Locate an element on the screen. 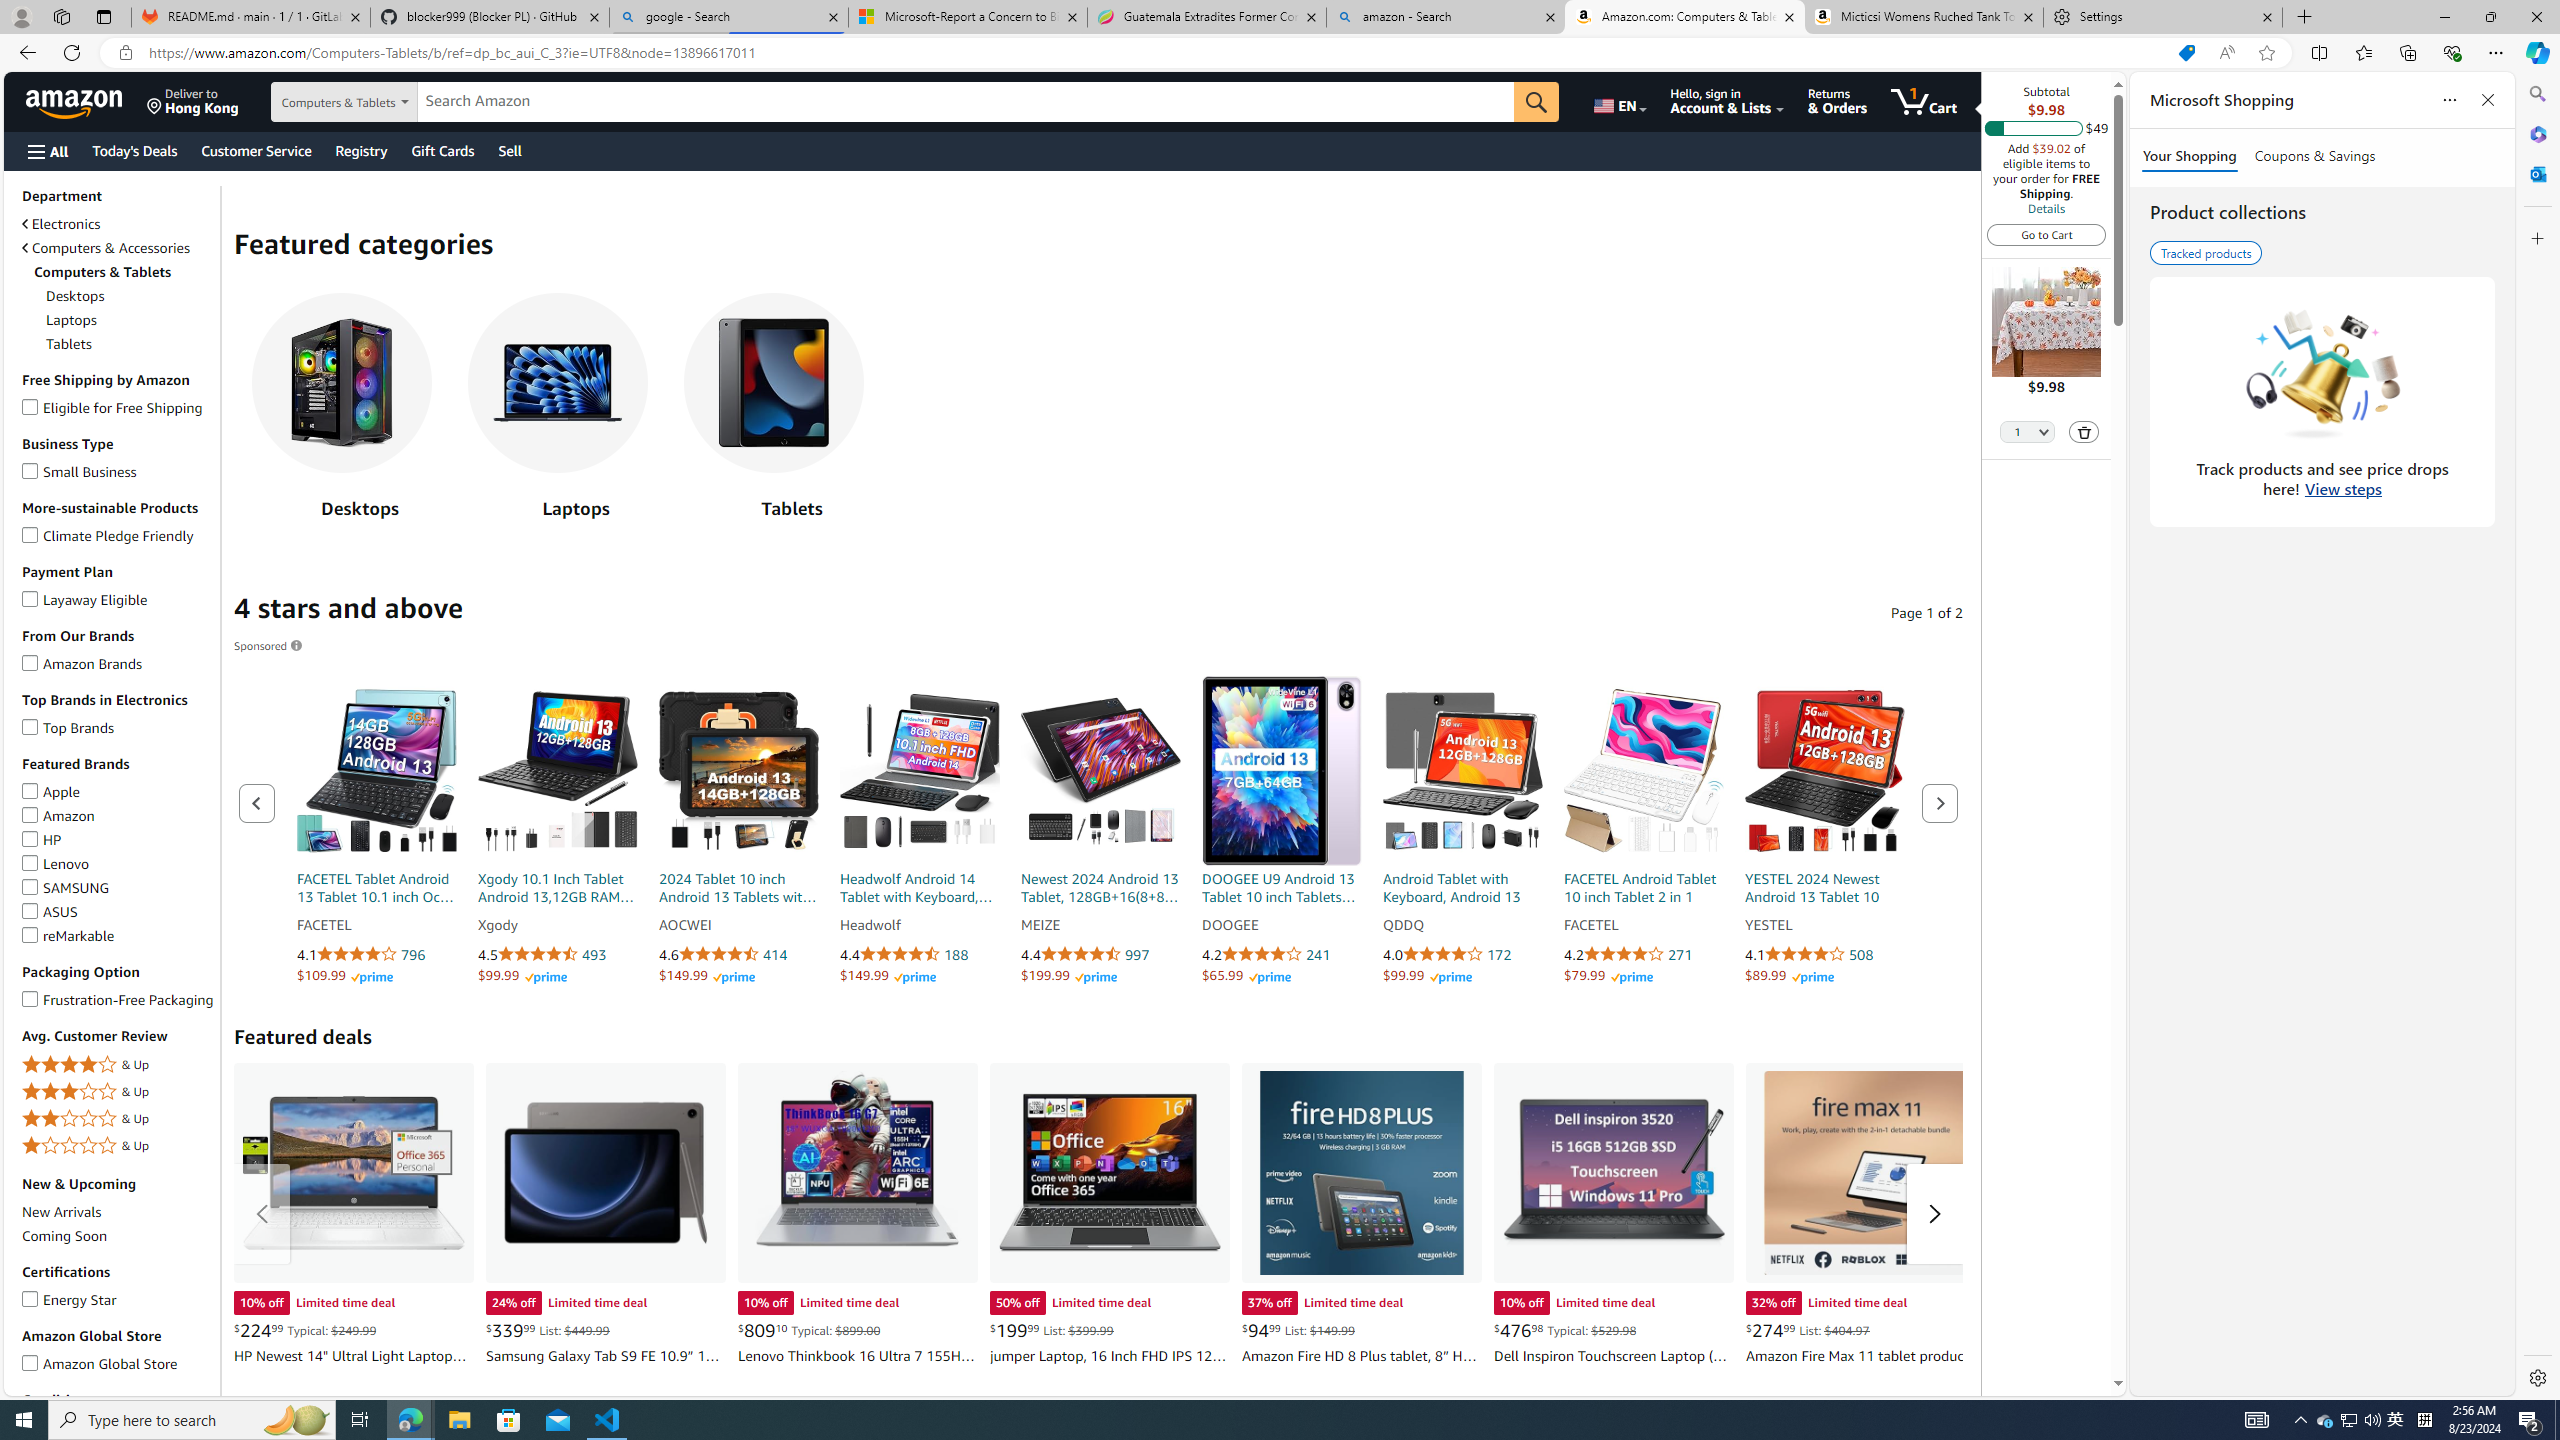 The width and height of the screenshot is (2560, 1440). 'Energy Star Energy Star' is located at coordinates (69, 1298).